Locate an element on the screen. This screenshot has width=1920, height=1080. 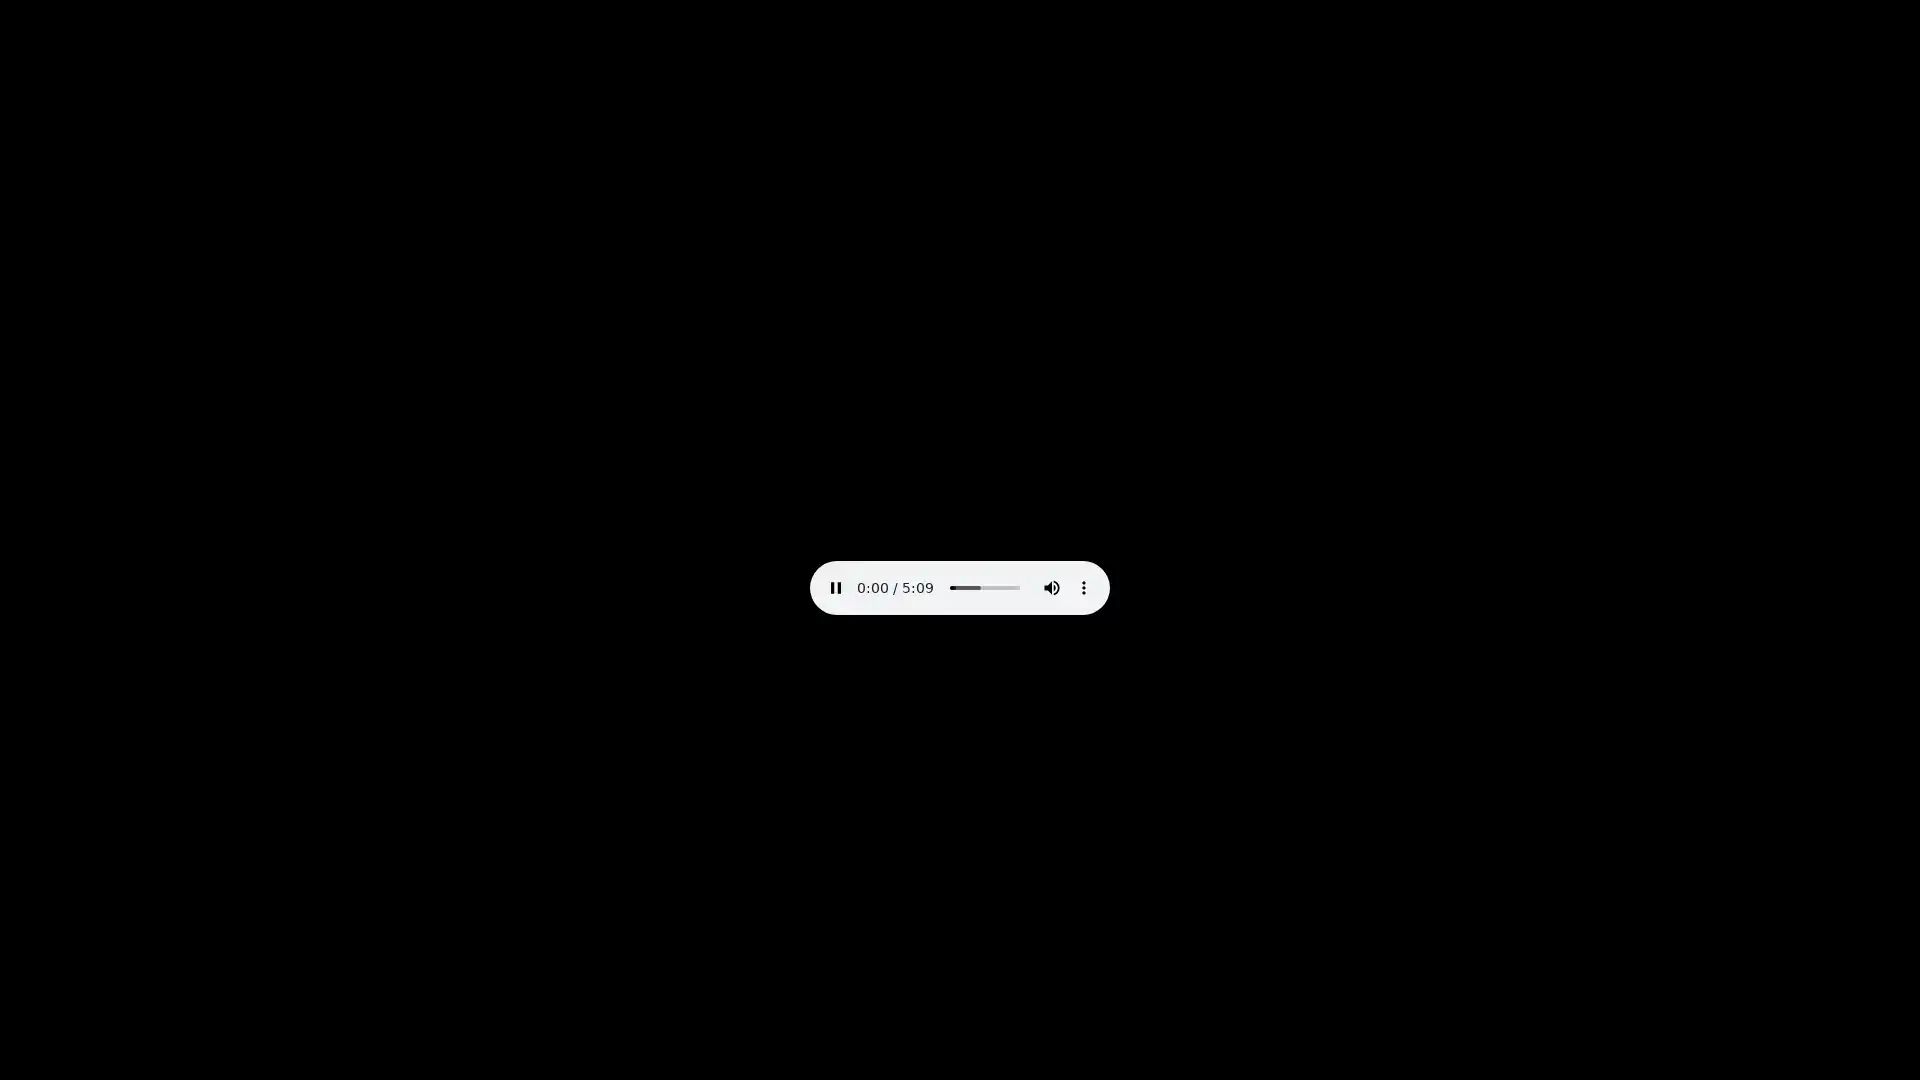
pause is located at coordinates (835, 586).